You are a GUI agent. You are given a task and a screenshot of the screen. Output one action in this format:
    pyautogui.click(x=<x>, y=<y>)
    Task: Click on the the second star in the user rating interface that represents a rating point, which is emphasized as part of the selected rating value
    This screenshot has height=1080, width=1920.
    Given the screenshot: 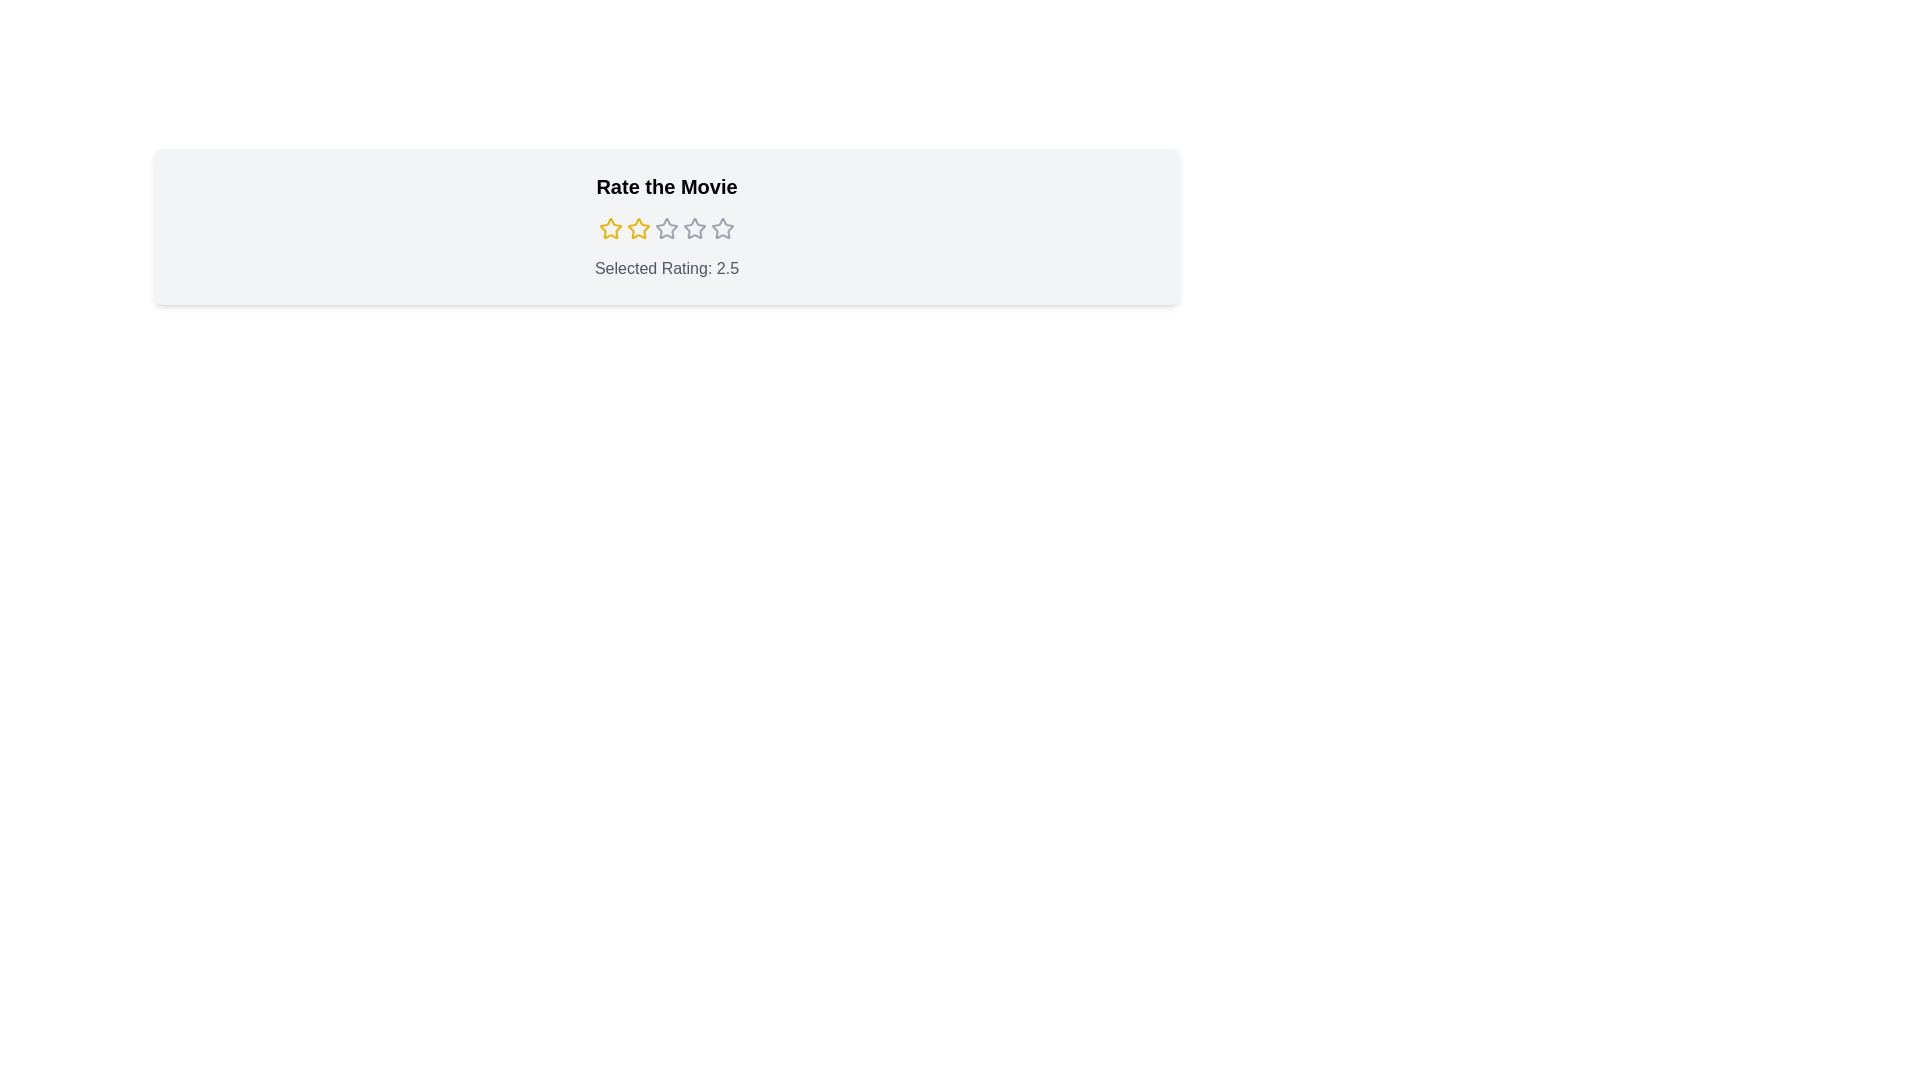 What is the action you would take?
    pyautogui.click(x=637, y=227)
    